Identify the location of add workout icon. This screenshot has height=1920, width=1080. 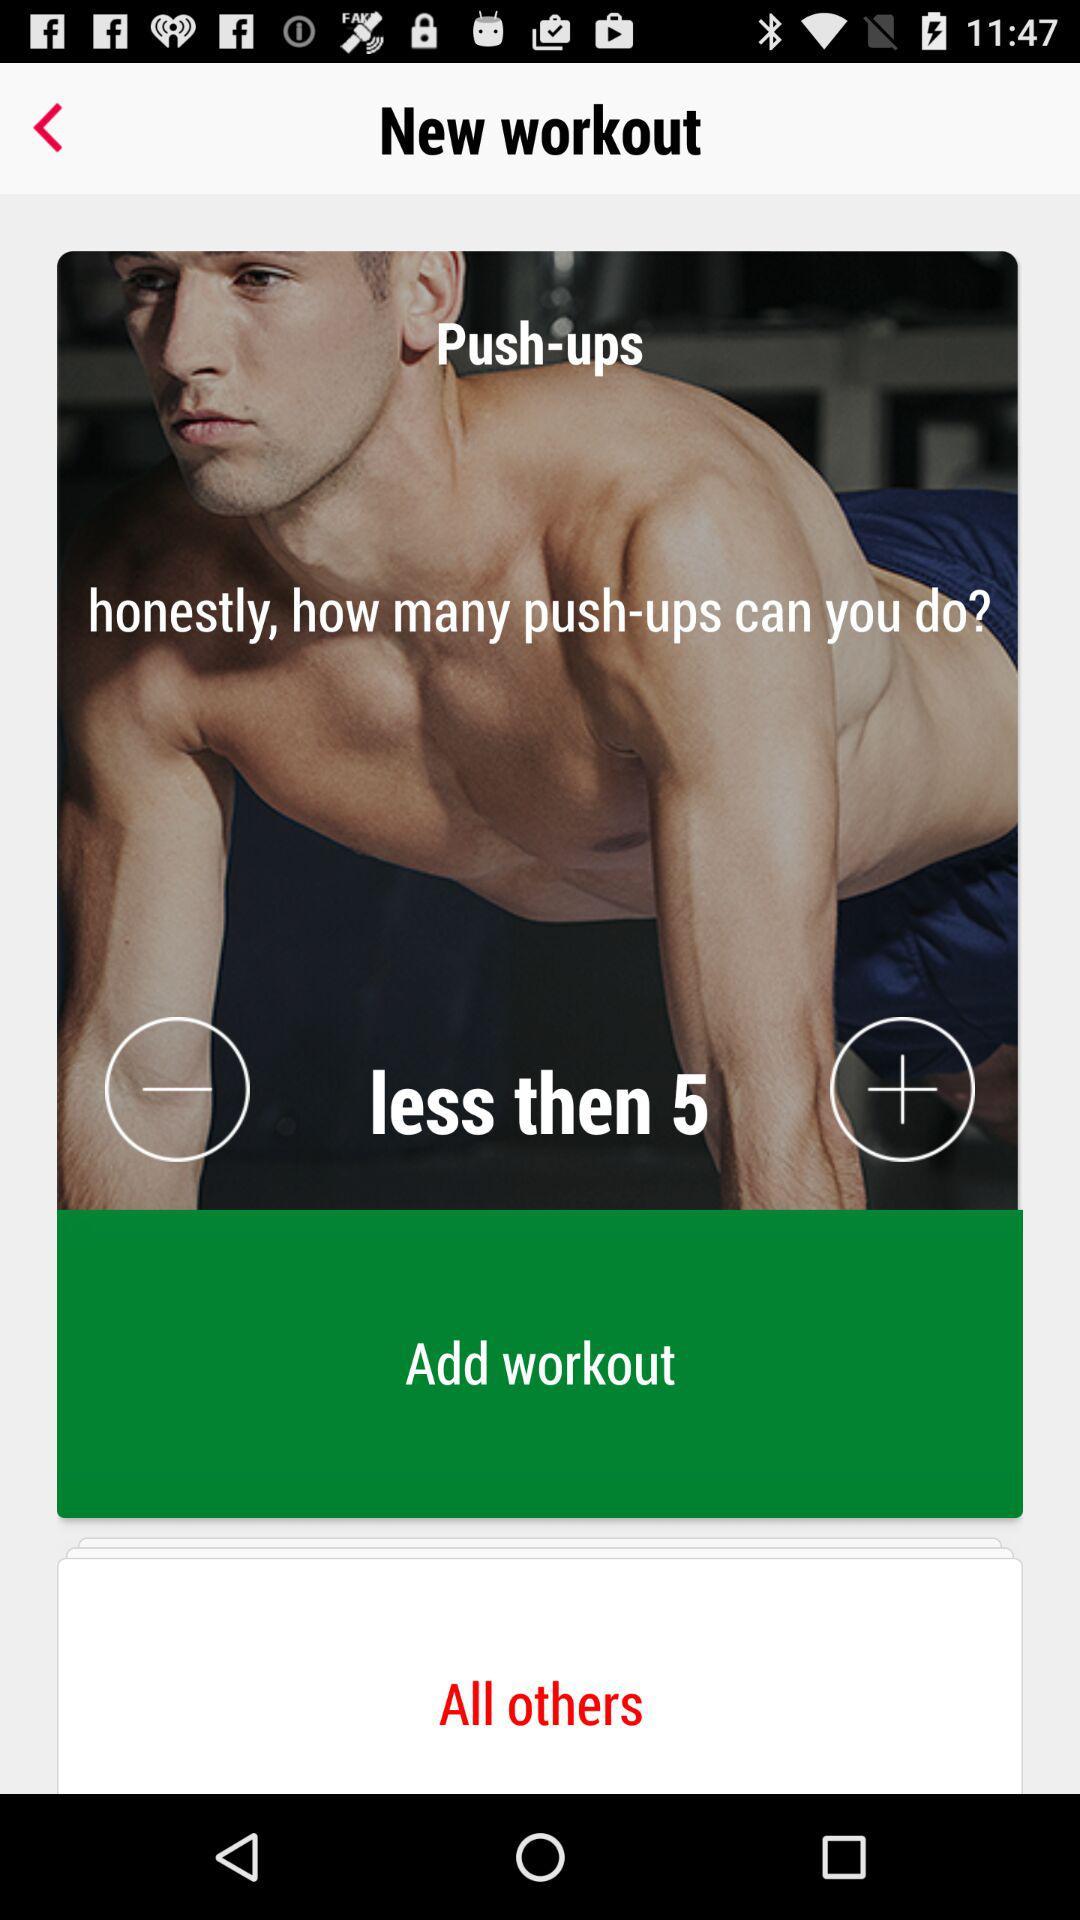
(540, 1368).